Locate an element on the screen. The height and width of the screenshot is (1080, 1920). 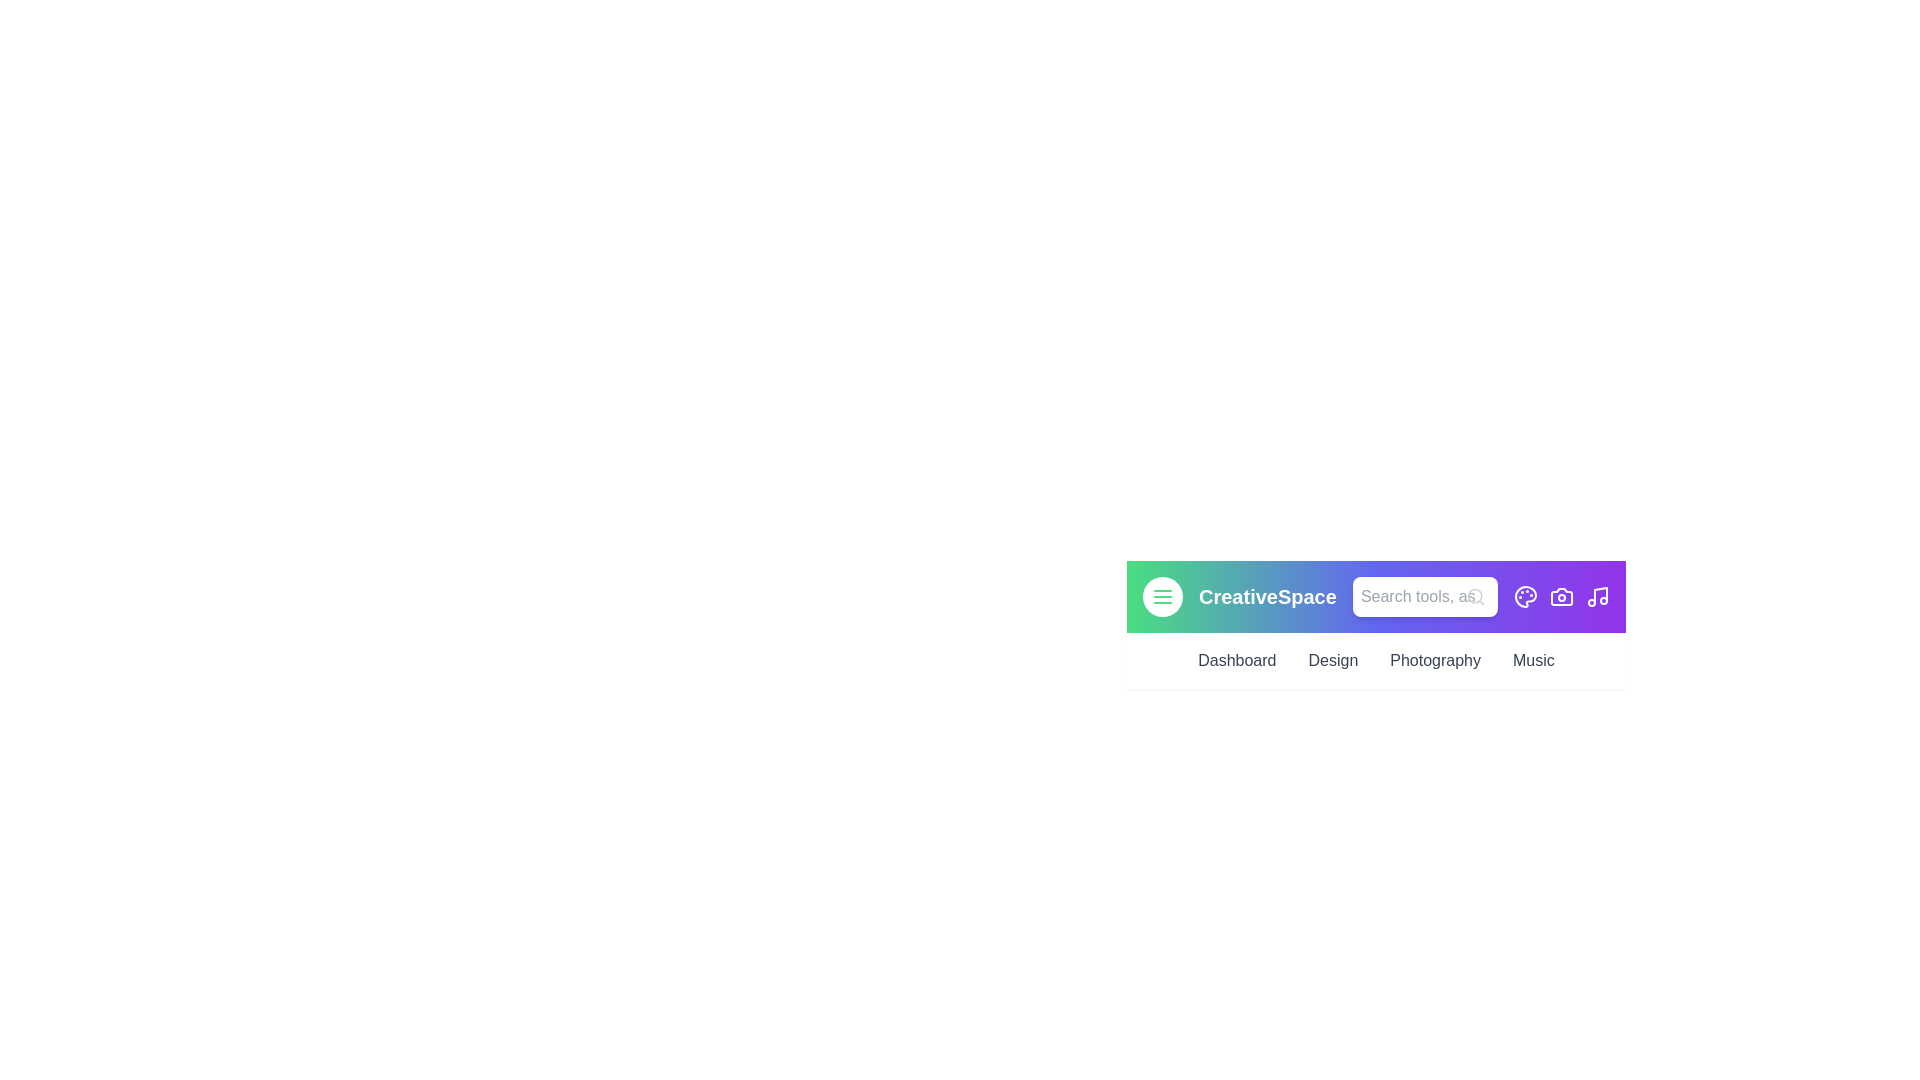
the toolbar icon Music is located at coordinates (1597, 596).